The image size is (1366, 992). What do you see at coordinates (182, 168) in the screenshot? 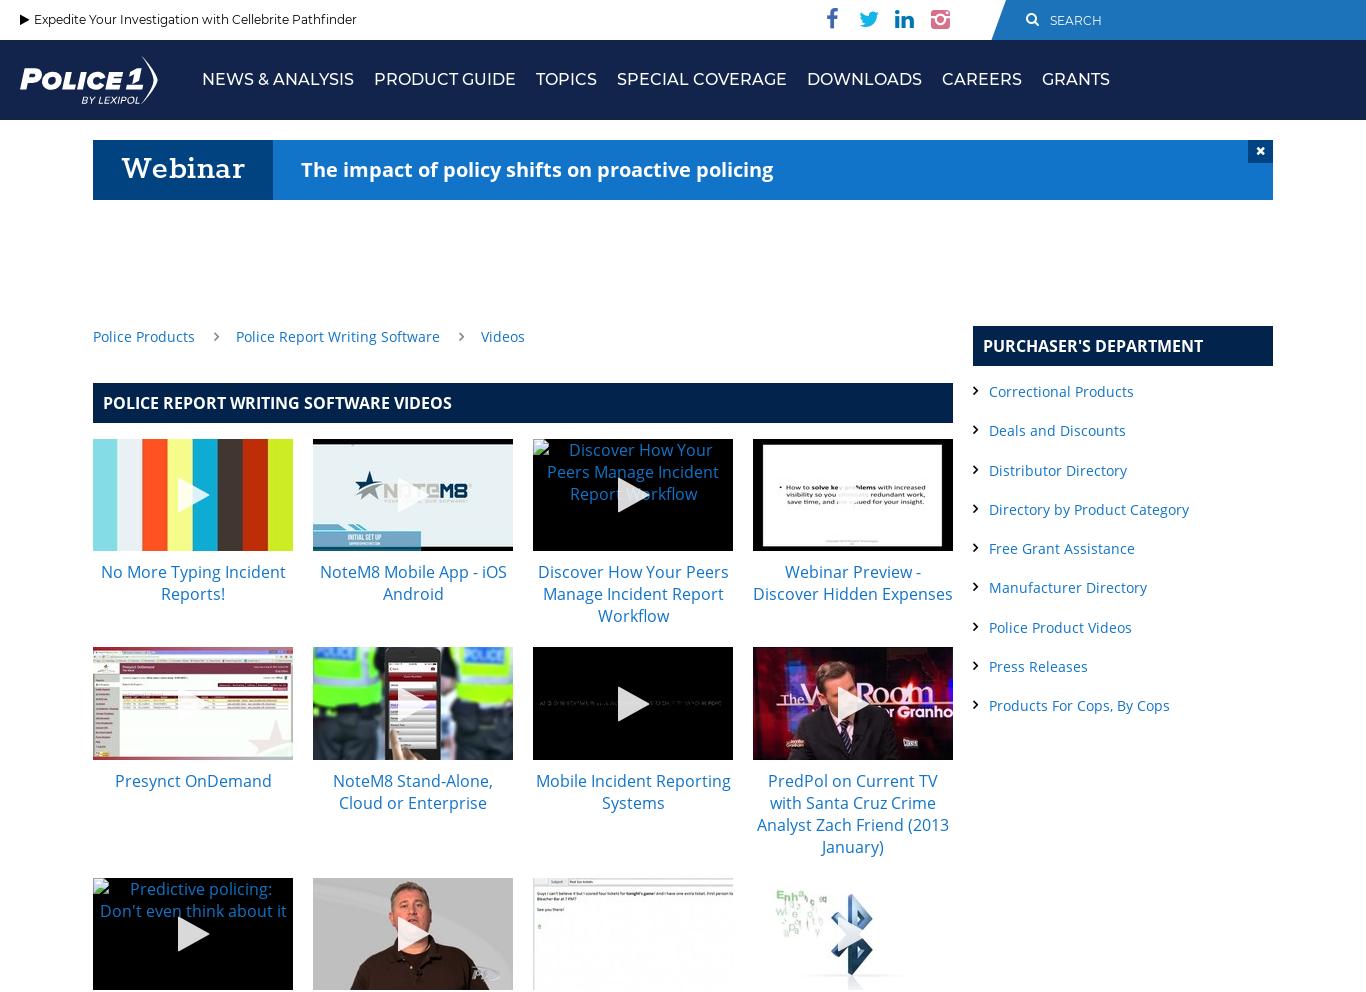
I see `'Webinar'` at bounding box center [182, 168].